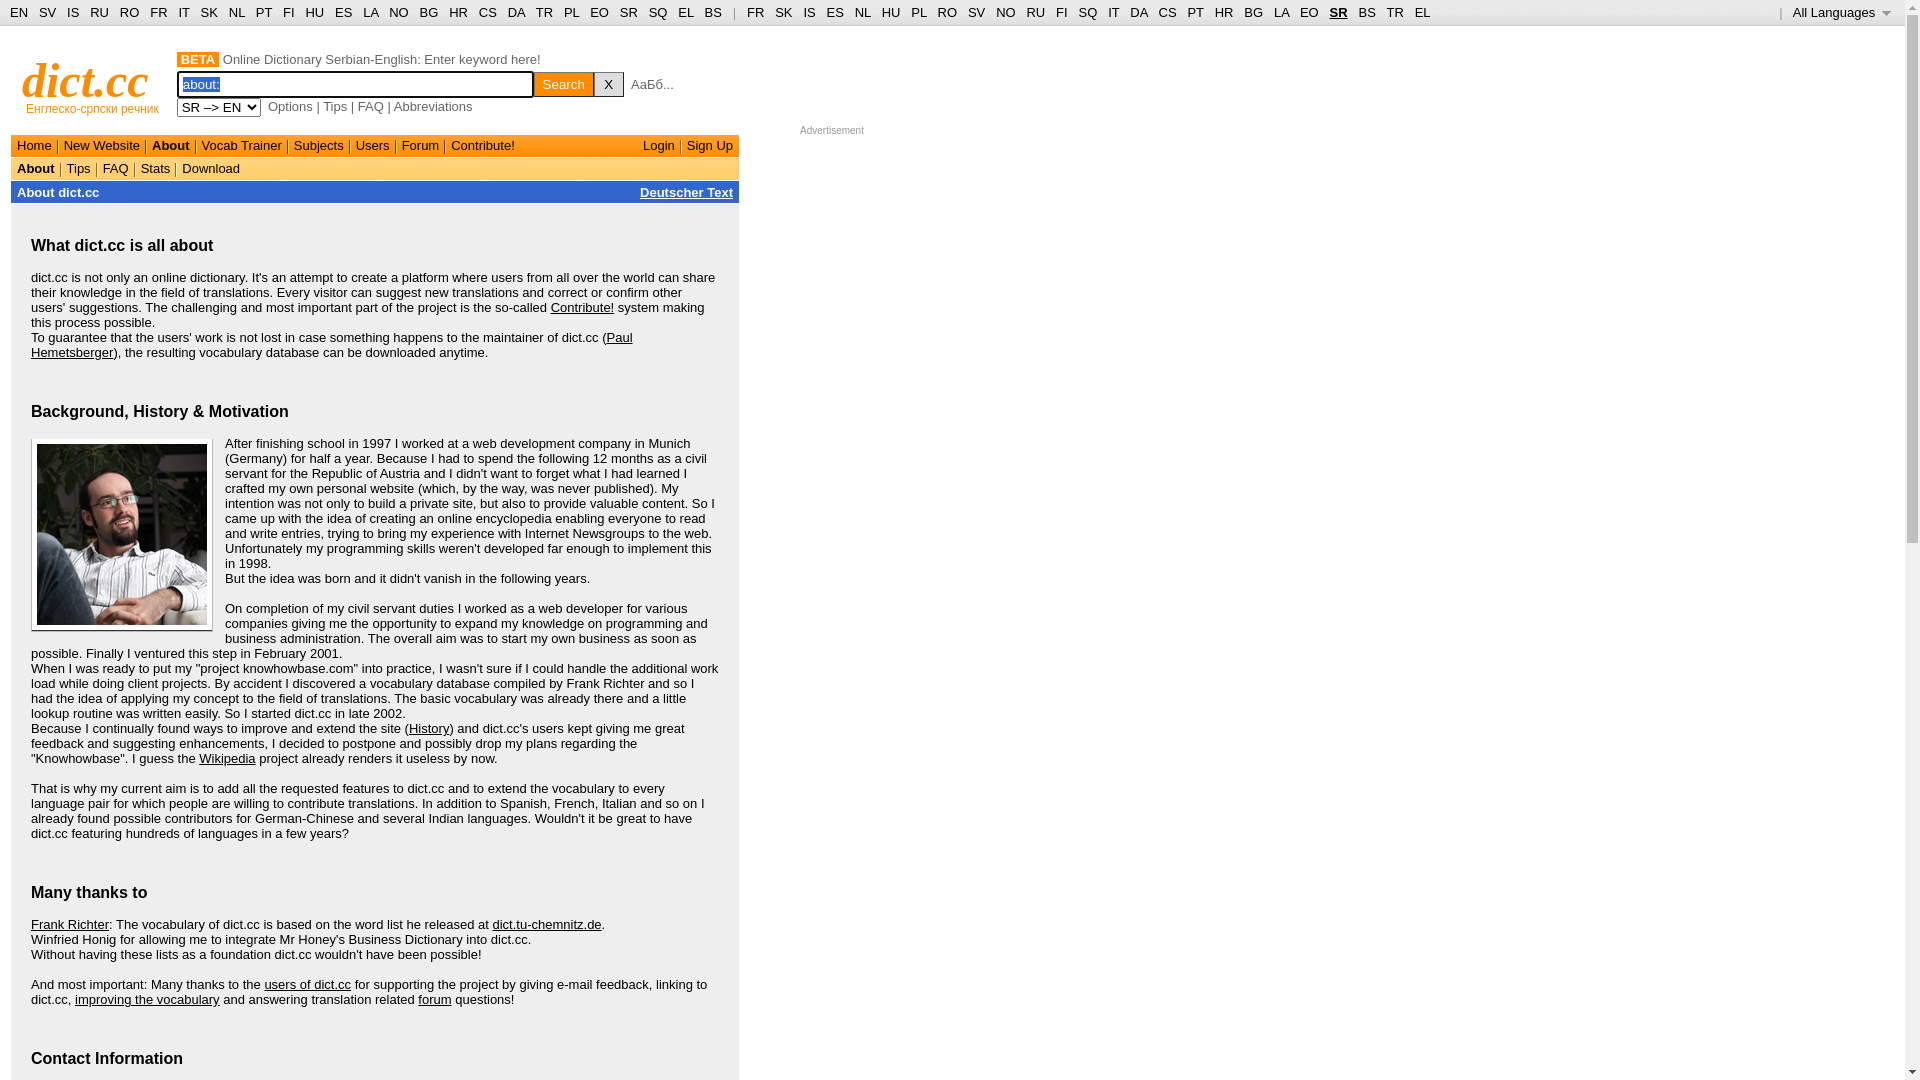  Describe the element at coordinates (240, 144) in the screenshot. I see `'Vocab Trainer'` at that location.